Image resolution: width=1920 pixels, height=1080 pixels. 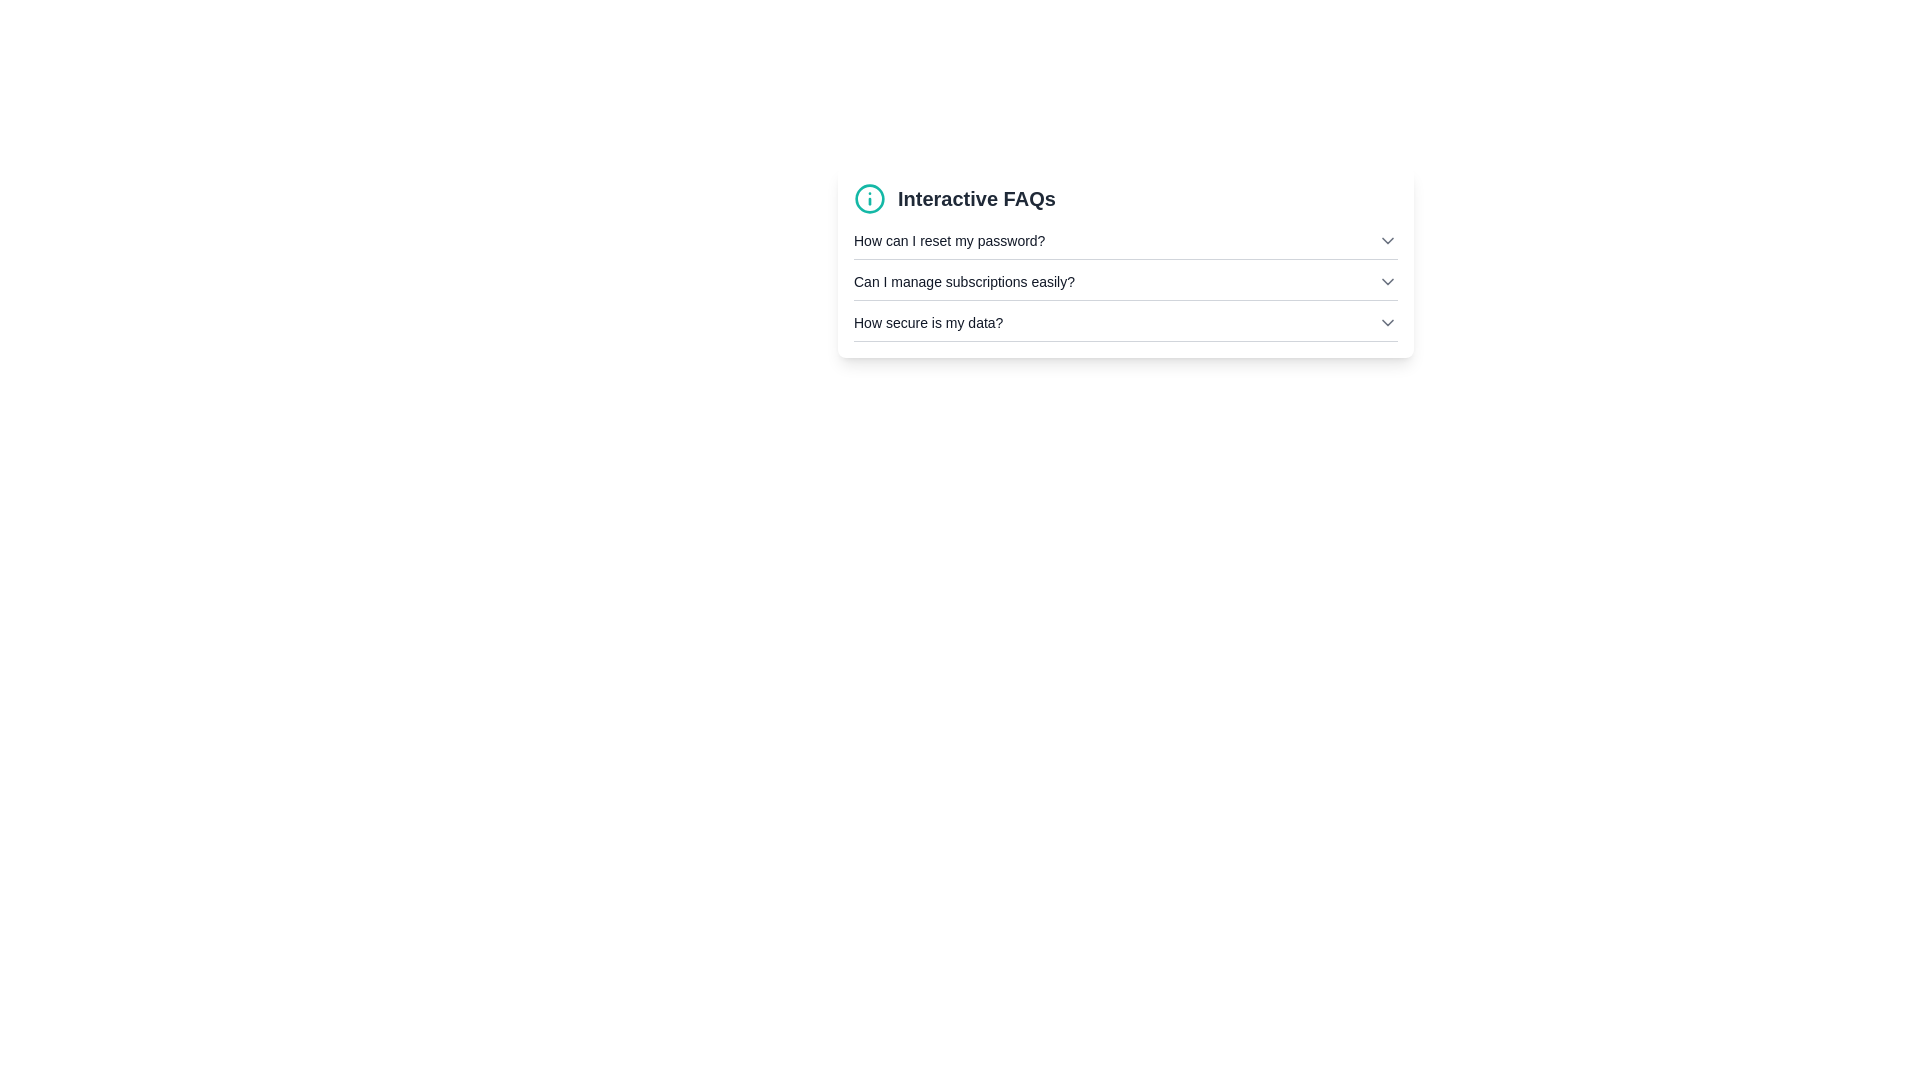 What do you see at coordinates (1126, 322) in the screenshot?
I see `the dropdown toggle option labeled 'How secure is my data?'` at bounding box center [1126, 322].